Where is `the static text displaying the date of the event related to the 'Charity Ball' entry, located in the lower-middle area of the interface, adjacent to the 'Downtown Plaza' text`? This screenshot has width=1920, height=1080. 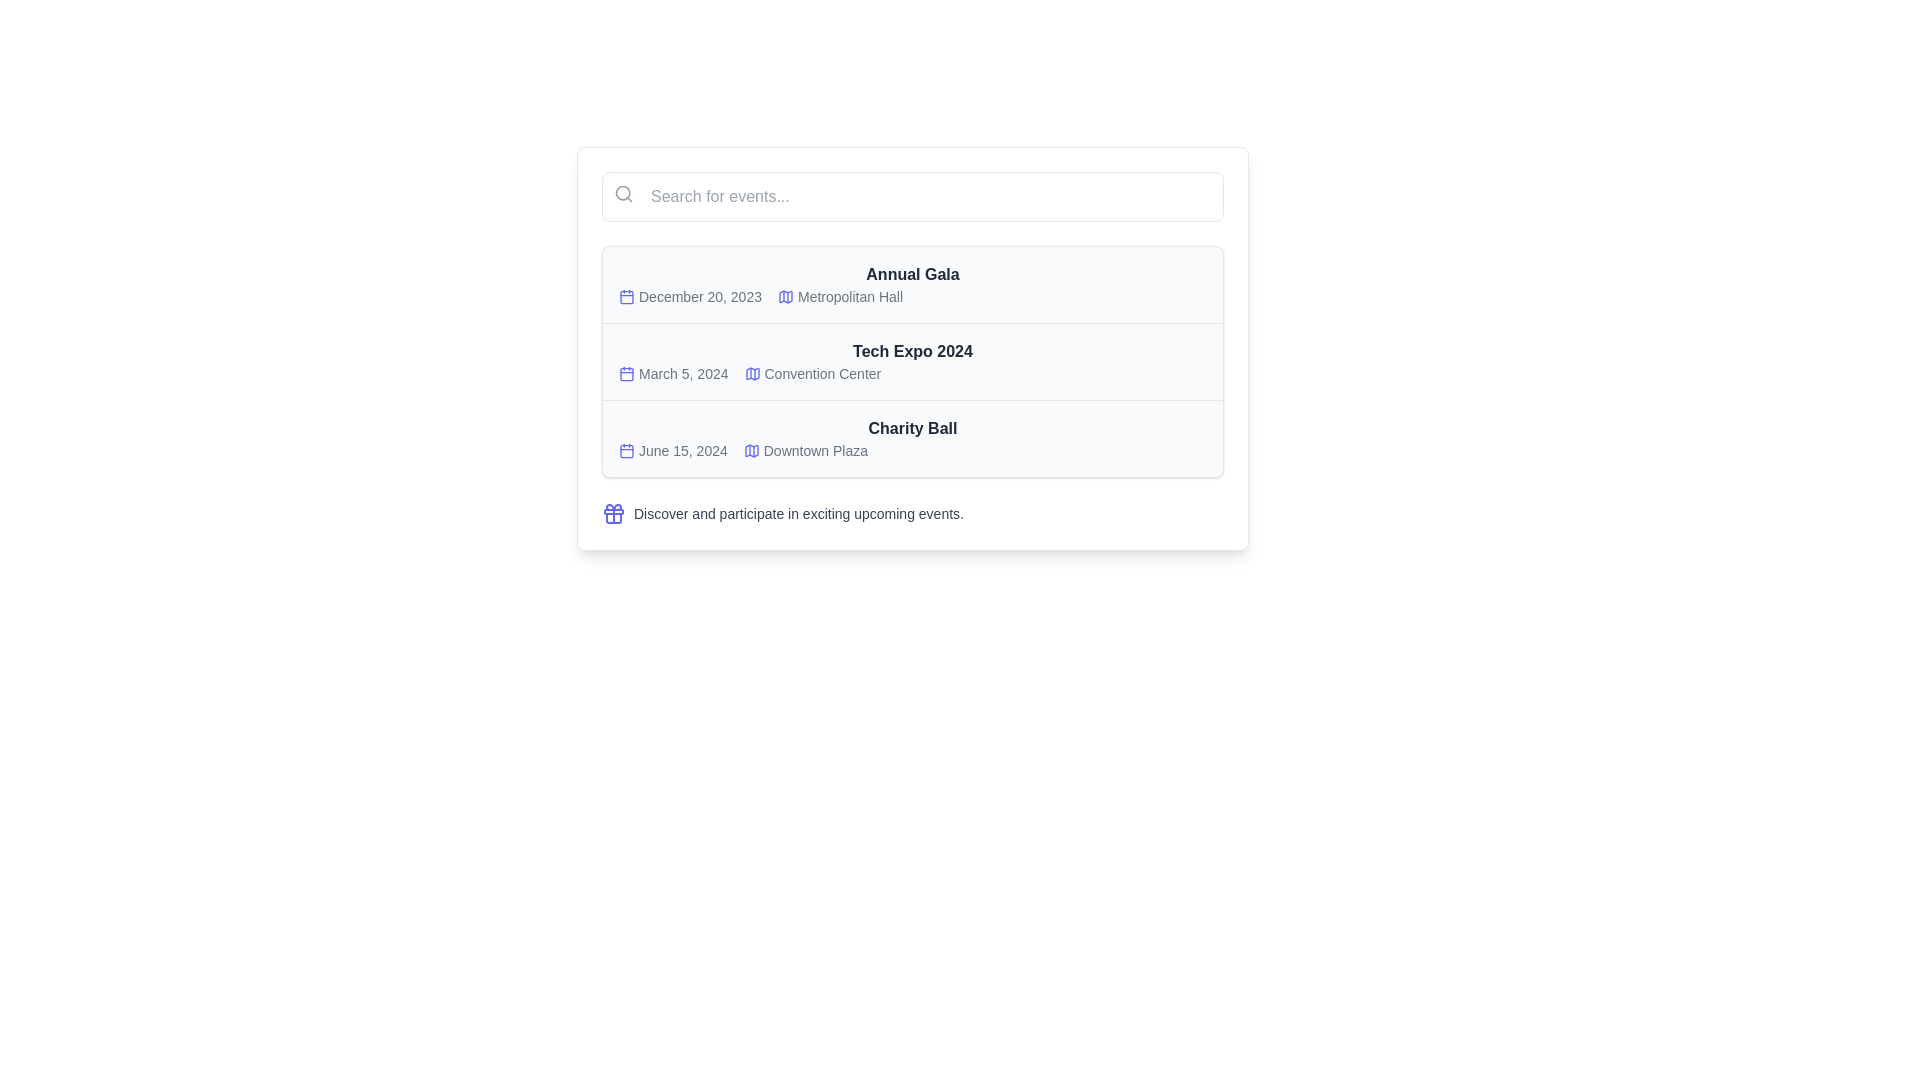 the static text displaying the date of the event related to the 'Charity Ball' entry, located in the lower-middle area of the interface, adjacent to the 'Downtown Plaza' text is located at coordinates (673, 451).